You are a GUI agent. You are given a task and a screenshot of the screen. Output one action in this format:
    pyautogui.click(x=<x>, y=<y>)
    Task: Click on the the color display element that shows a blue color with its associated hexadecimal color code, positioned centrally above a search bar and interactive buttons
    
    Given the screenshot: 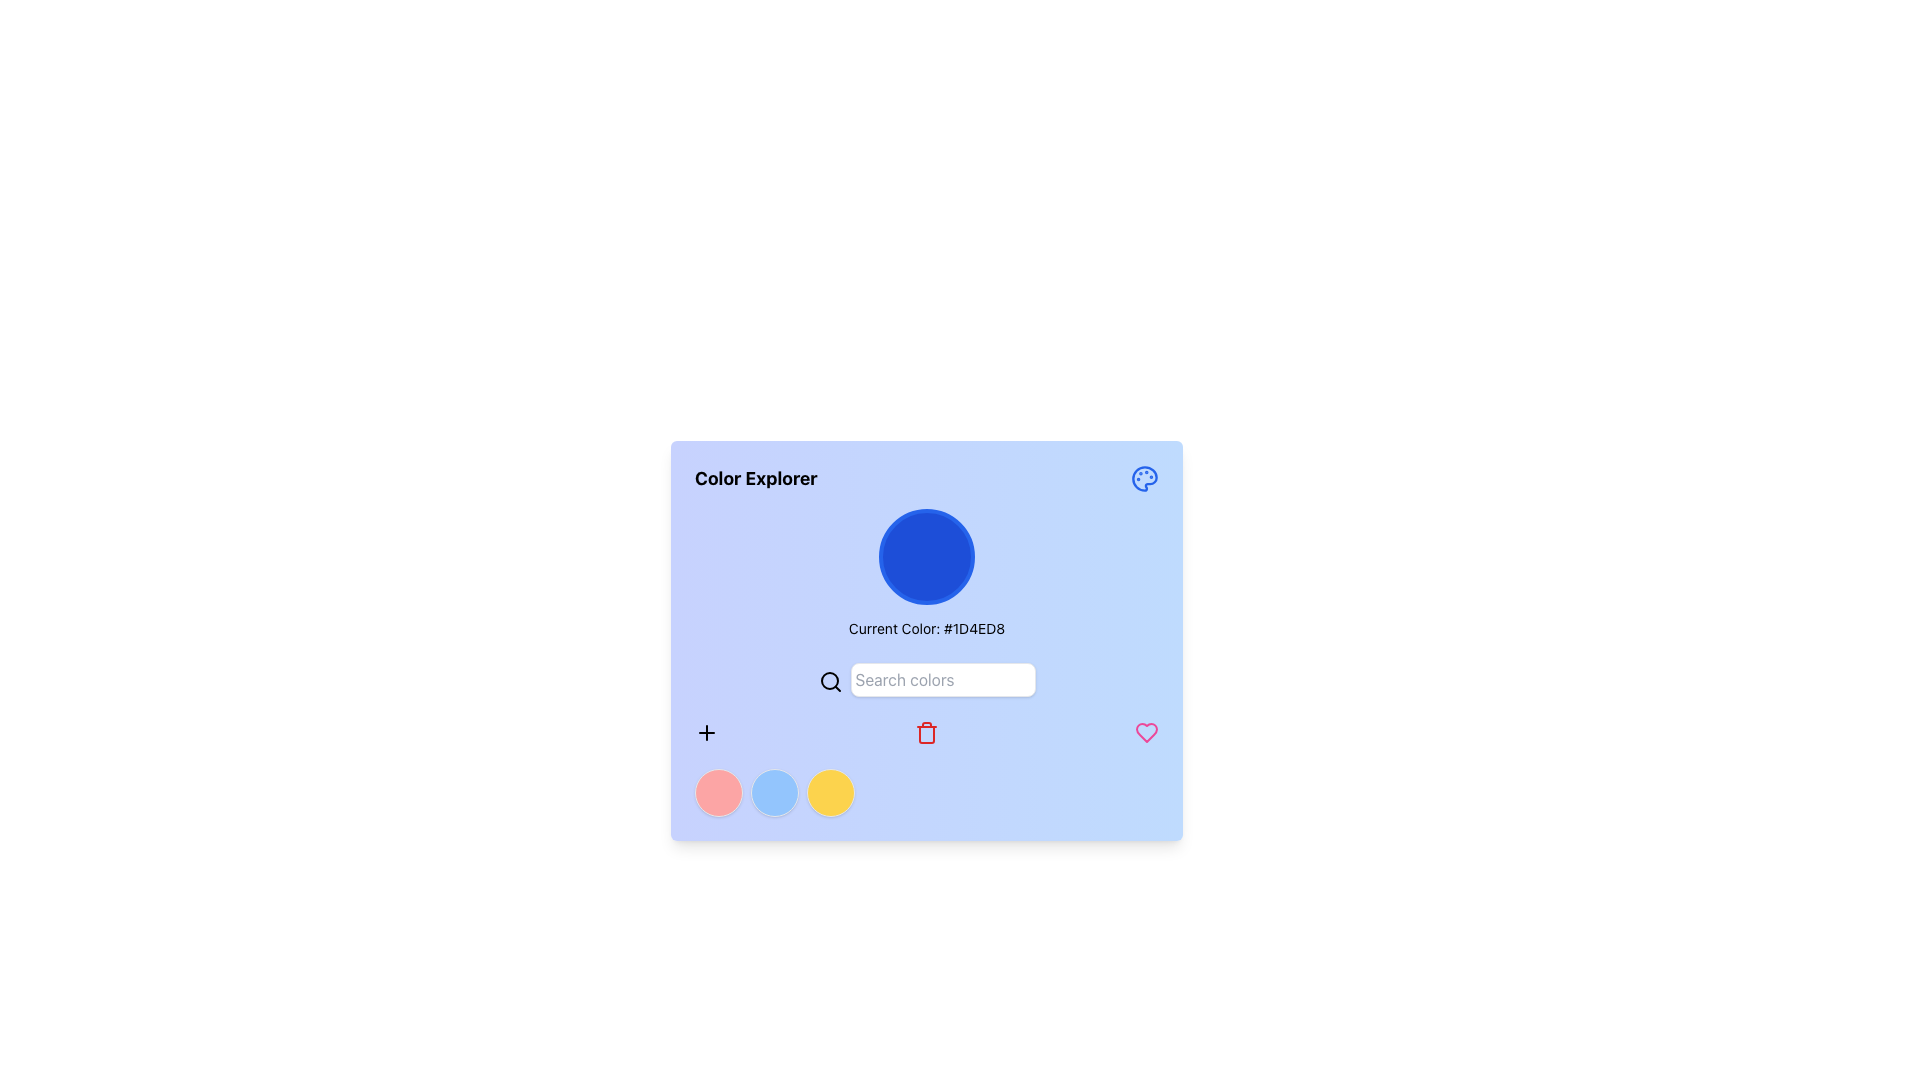 What is the action you would take?
    pyautogui.click(x=925, y=574)
    